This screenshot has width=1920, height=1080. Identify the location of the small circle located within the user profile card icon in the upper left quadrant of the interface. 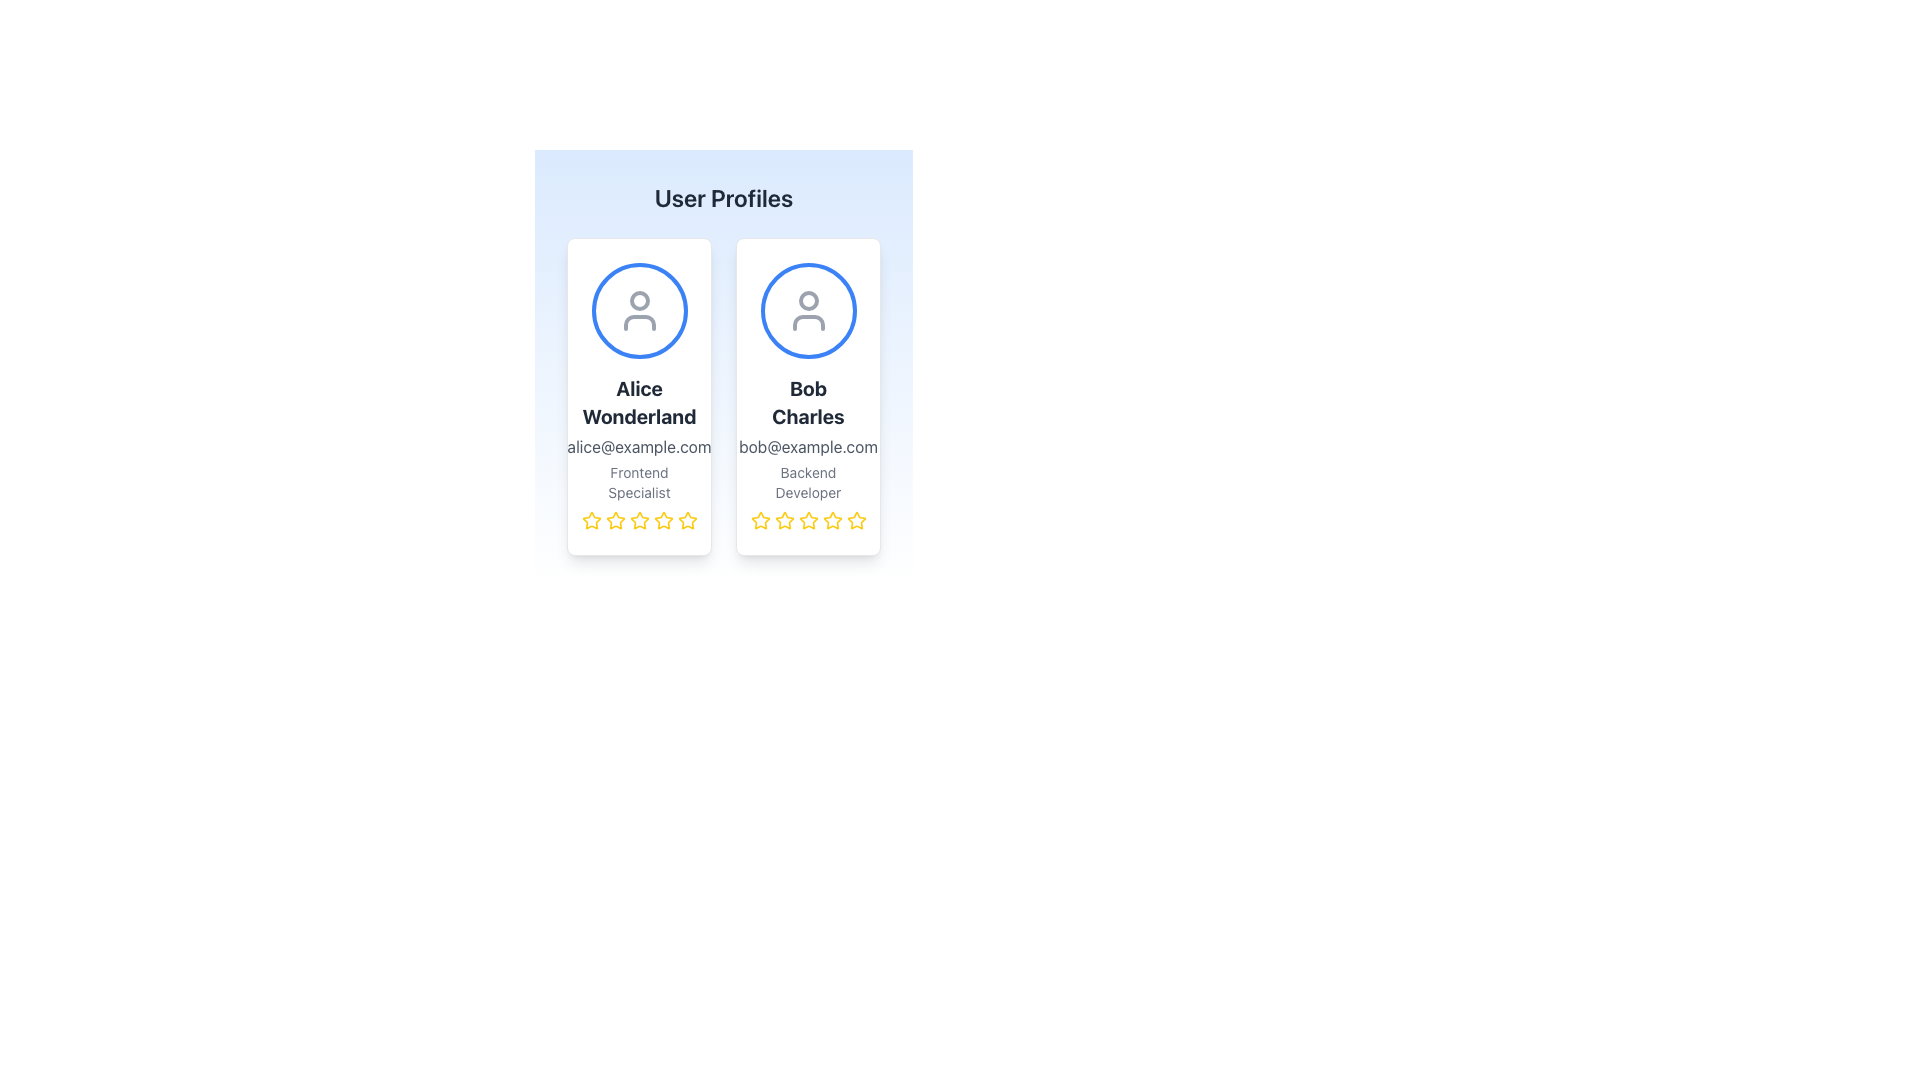
(638, 300).